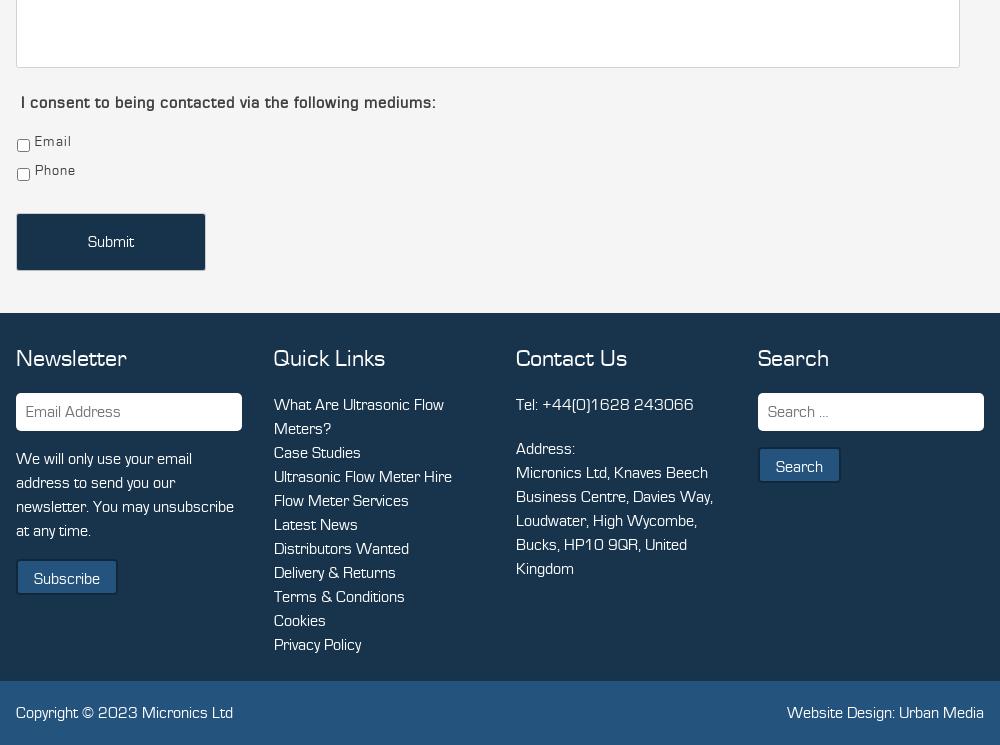 The image size is (1000, 745). Describe the element at coordinates (362, 477) in the screenshot. I see `'Ultrasonic Flow Meter Hire'` at that location.